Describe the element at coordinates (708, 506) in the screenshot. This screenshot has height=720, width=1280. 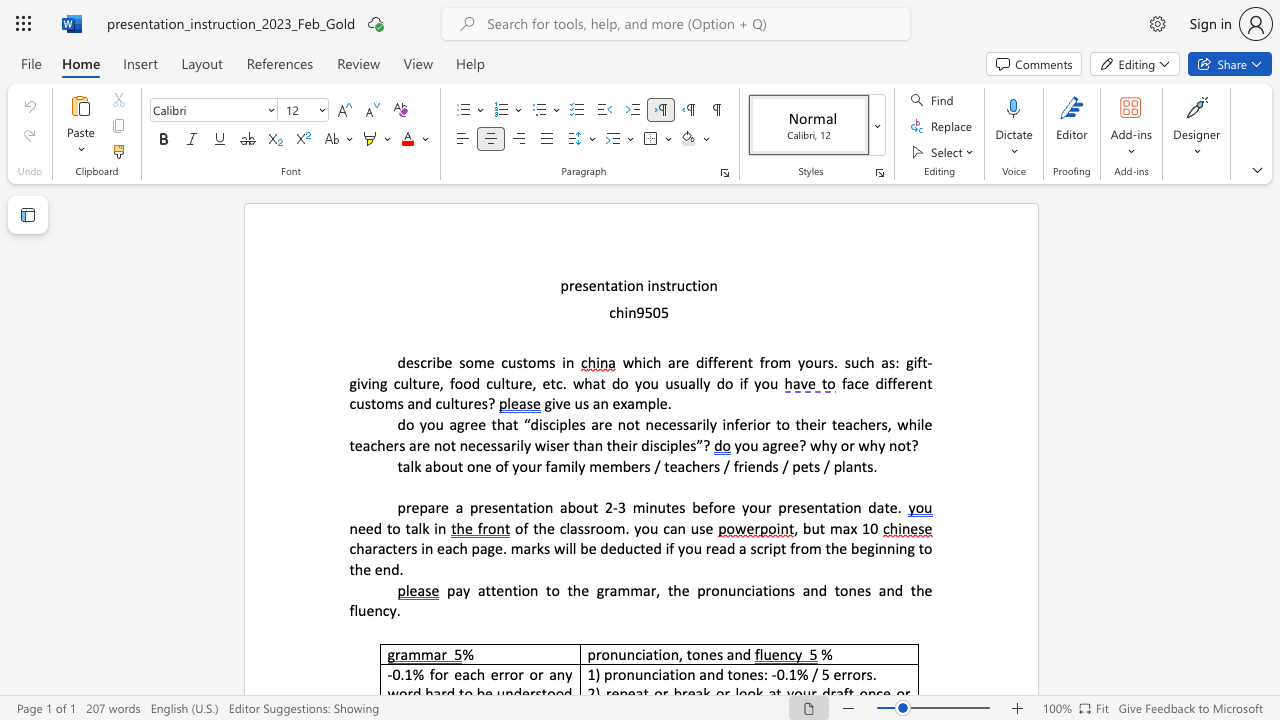
I see `the subset text "fore your p" within the text "3 minutes before your presentation date."` at that location.